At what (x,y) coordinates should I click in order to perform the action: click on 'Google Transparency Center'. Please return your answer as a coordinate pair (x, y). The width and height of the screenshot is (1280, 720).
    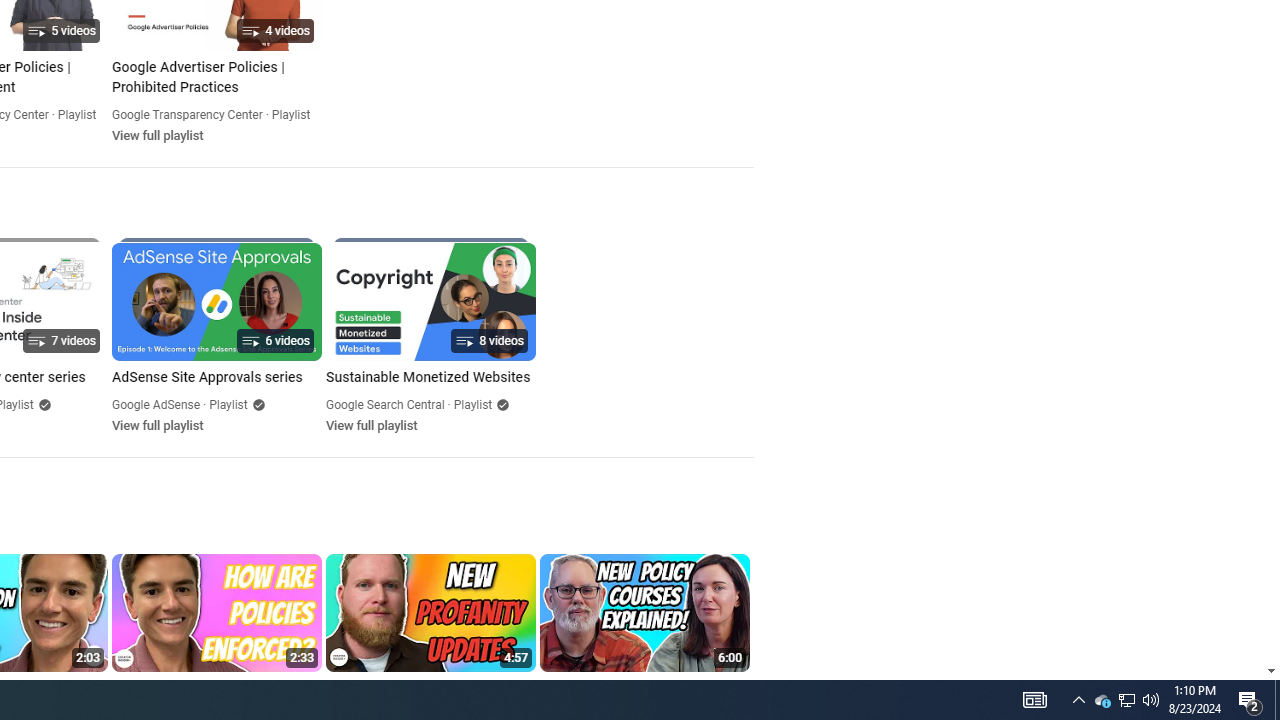
    Looking at the image, I should click on (187, 114).